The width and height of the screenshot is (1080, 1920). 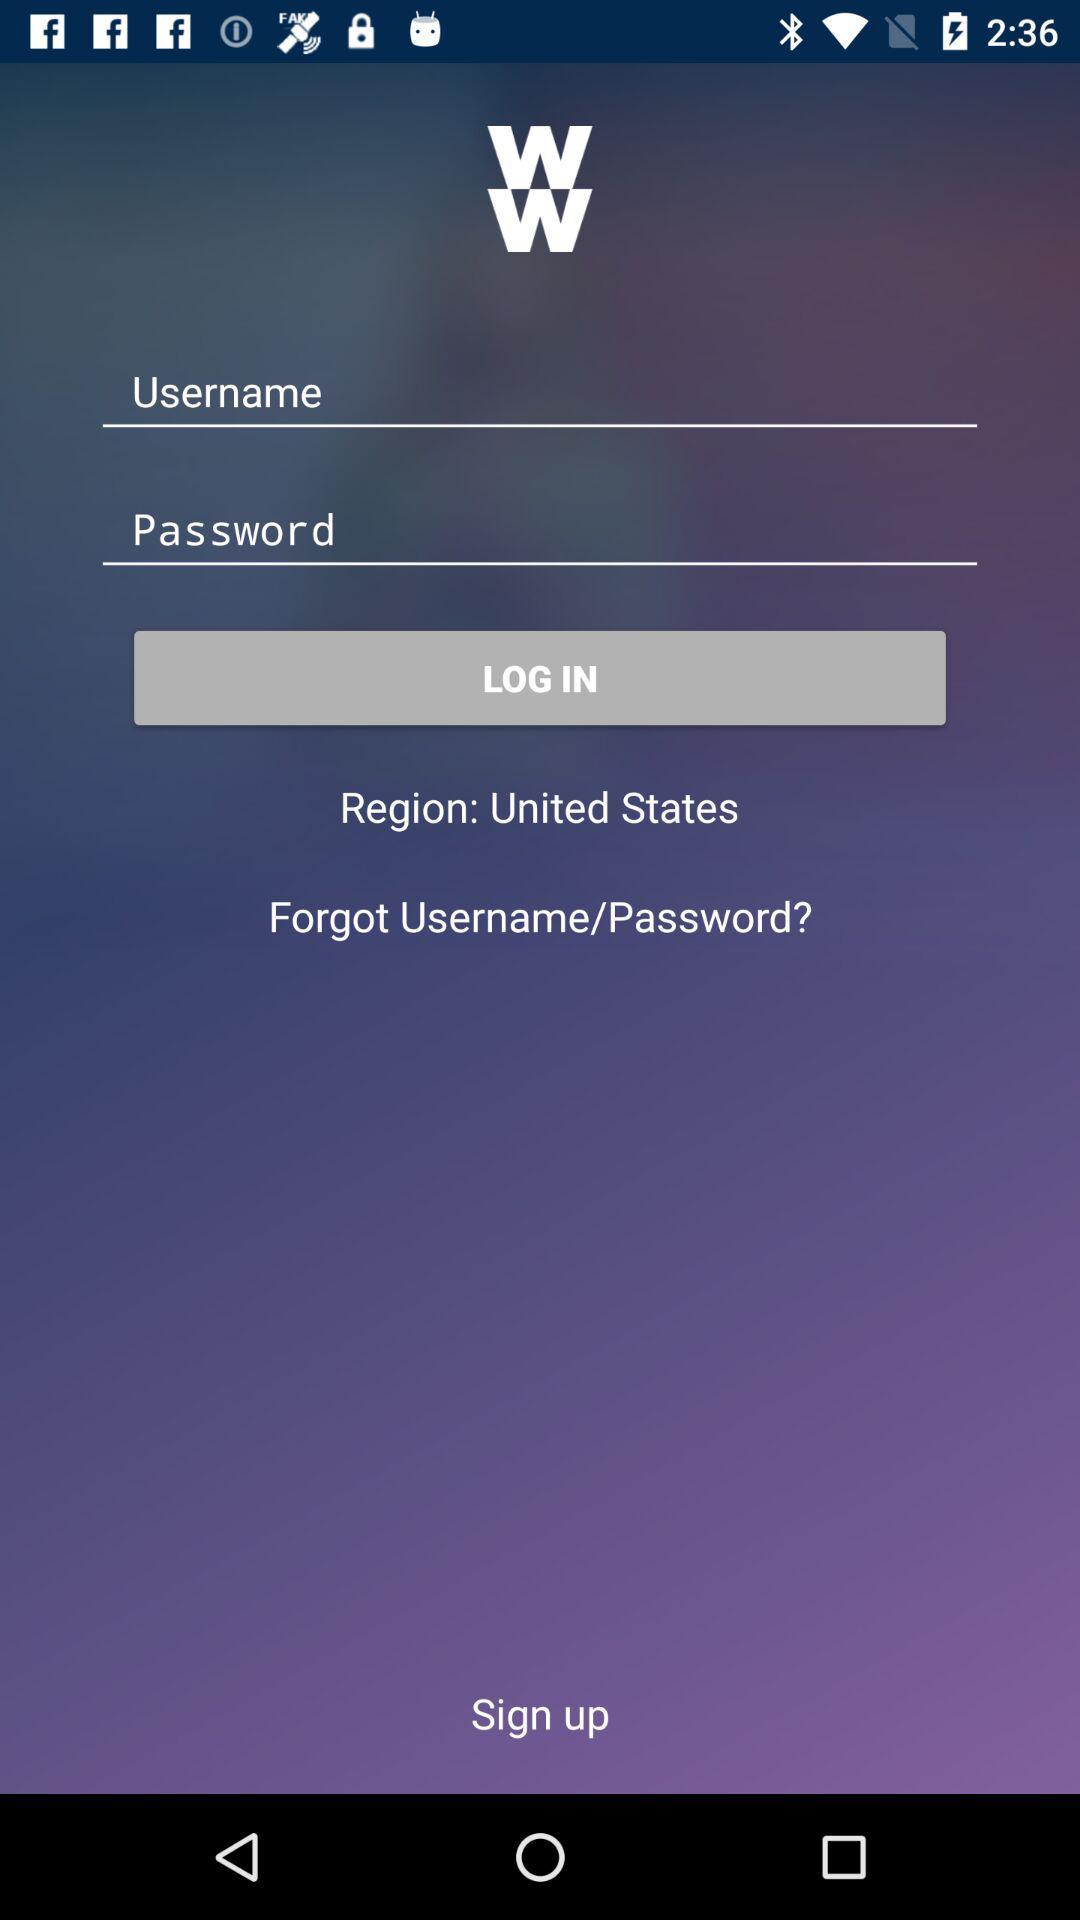 I want to click on the forgot username/password? icon, so click(x=540, y=914).